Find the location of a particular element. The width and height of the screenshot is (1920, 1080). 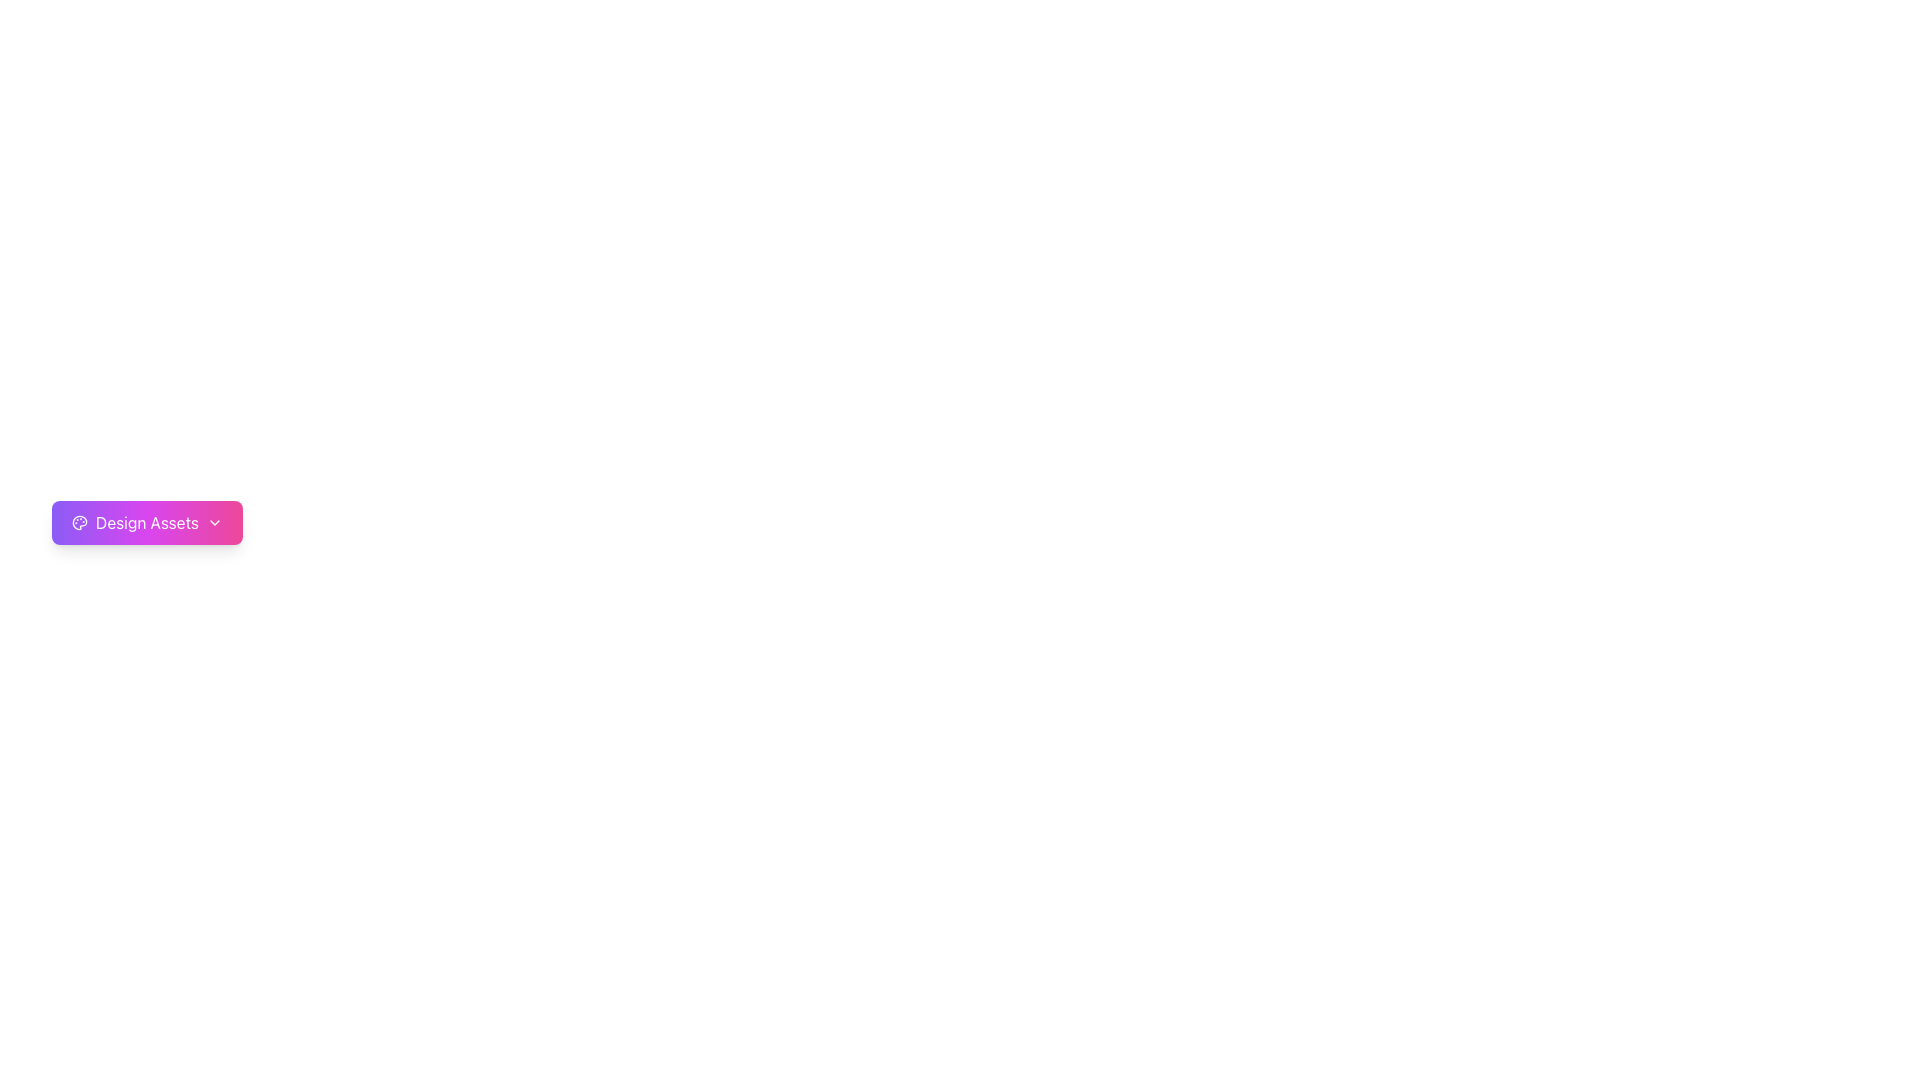

the SVG graphic icon that resembles a palette, located inside the 'Design Assets' button with a gradient pinkish-purple background is located at coordinates (80, 522).